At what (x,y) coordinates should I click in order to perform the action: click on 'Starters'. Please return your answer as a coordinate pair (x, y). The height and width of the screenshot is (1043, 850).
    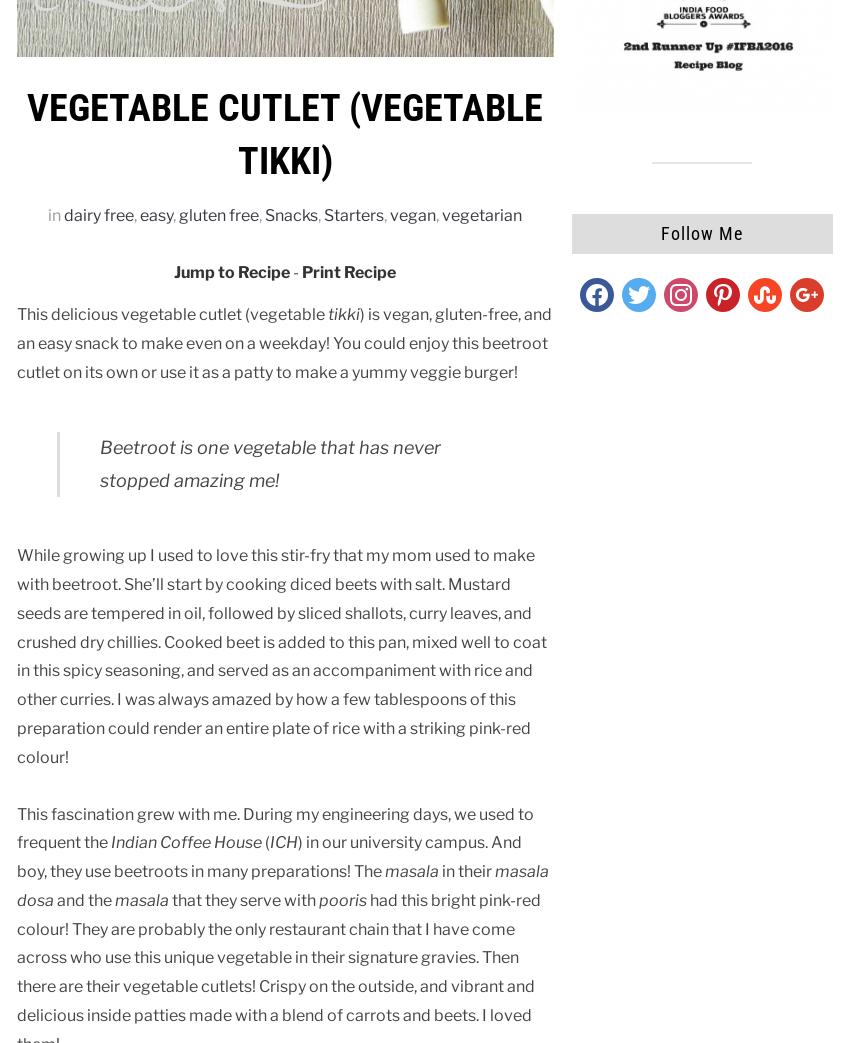
    Looking at the image, I should click on (353, 214).